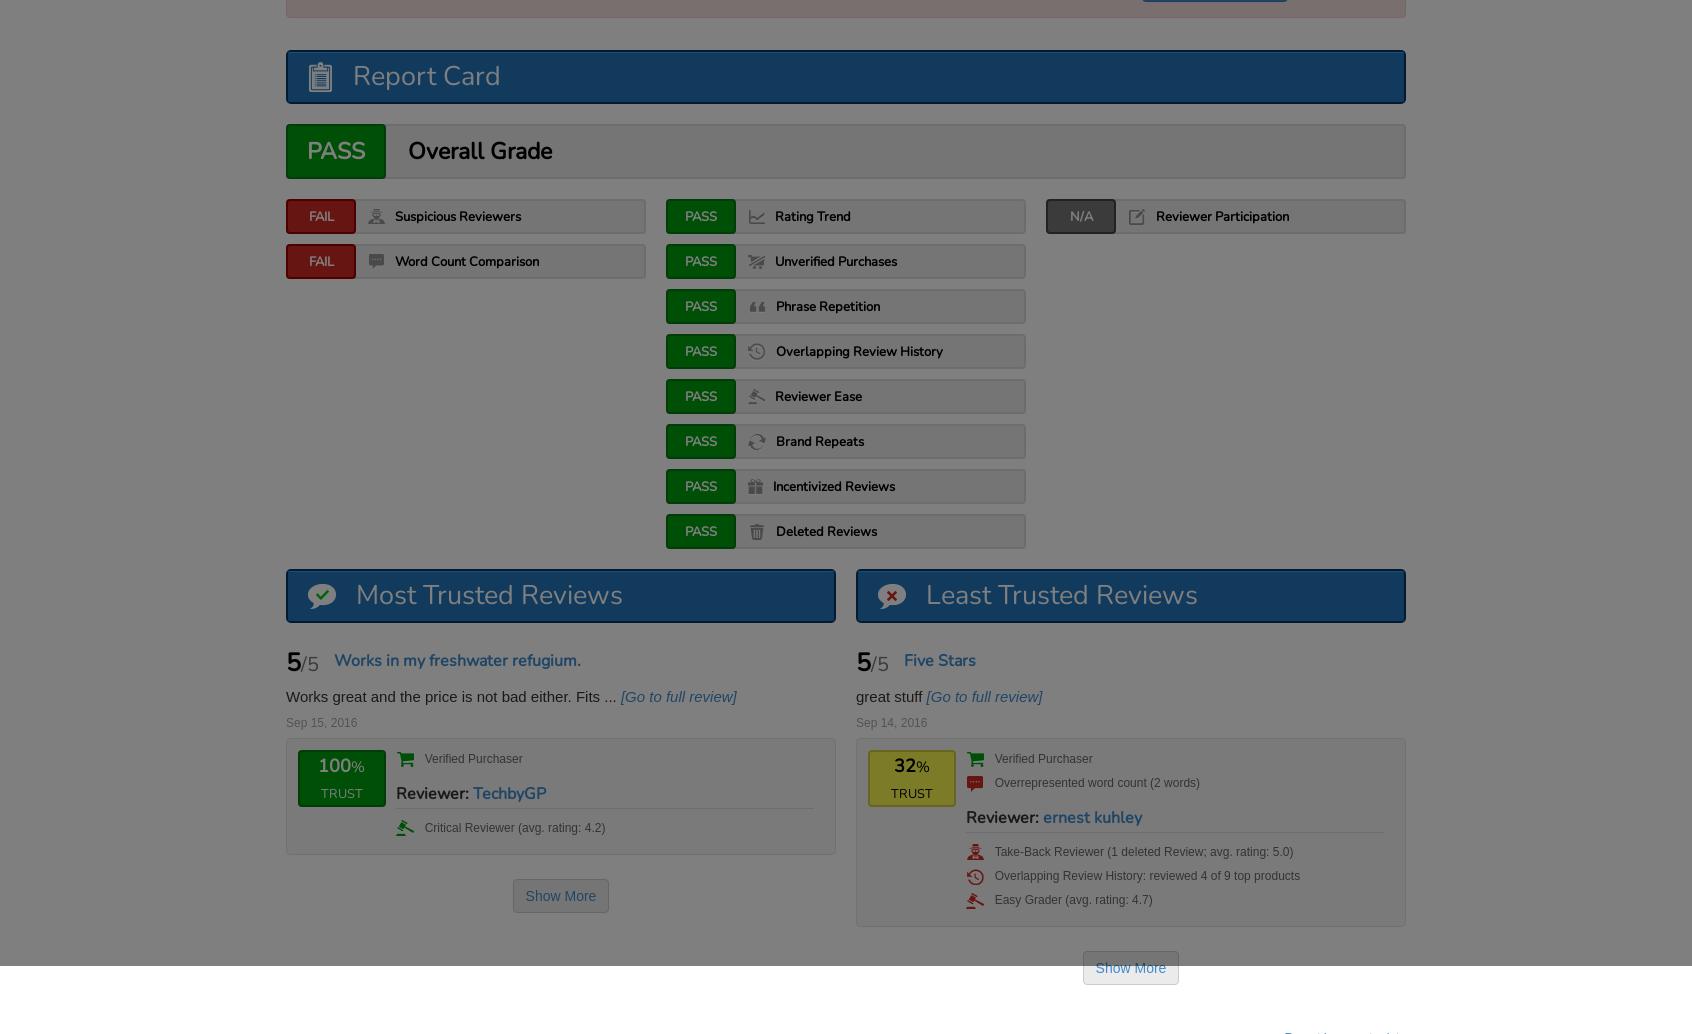 Image resolution: width=1692 pixels, height=1034 pixels. Describe the element at coordinates (774, 440) in the screenshot. I see `'Brand Repeats'` at that location.